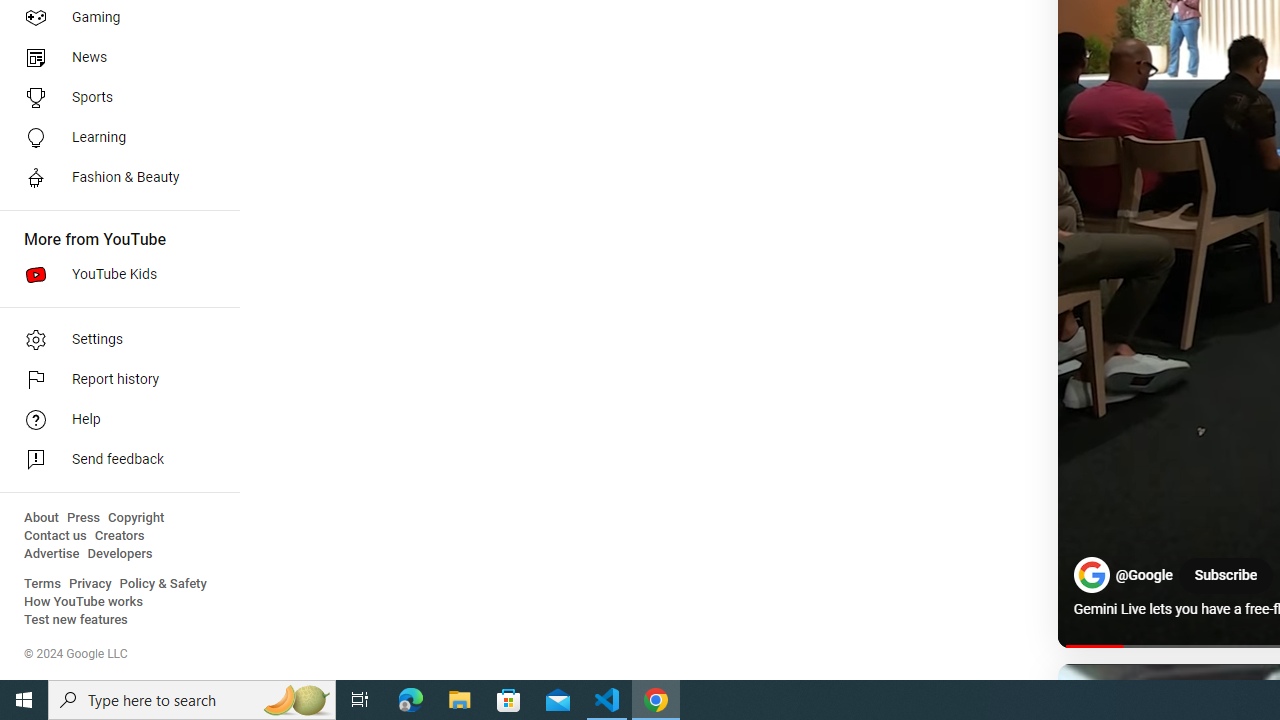 This screenshot has height=720, width=1280. Describe the element at coordinates (112, 176) in the screenshot. I see `'Fashion & Beauty'` at that location.